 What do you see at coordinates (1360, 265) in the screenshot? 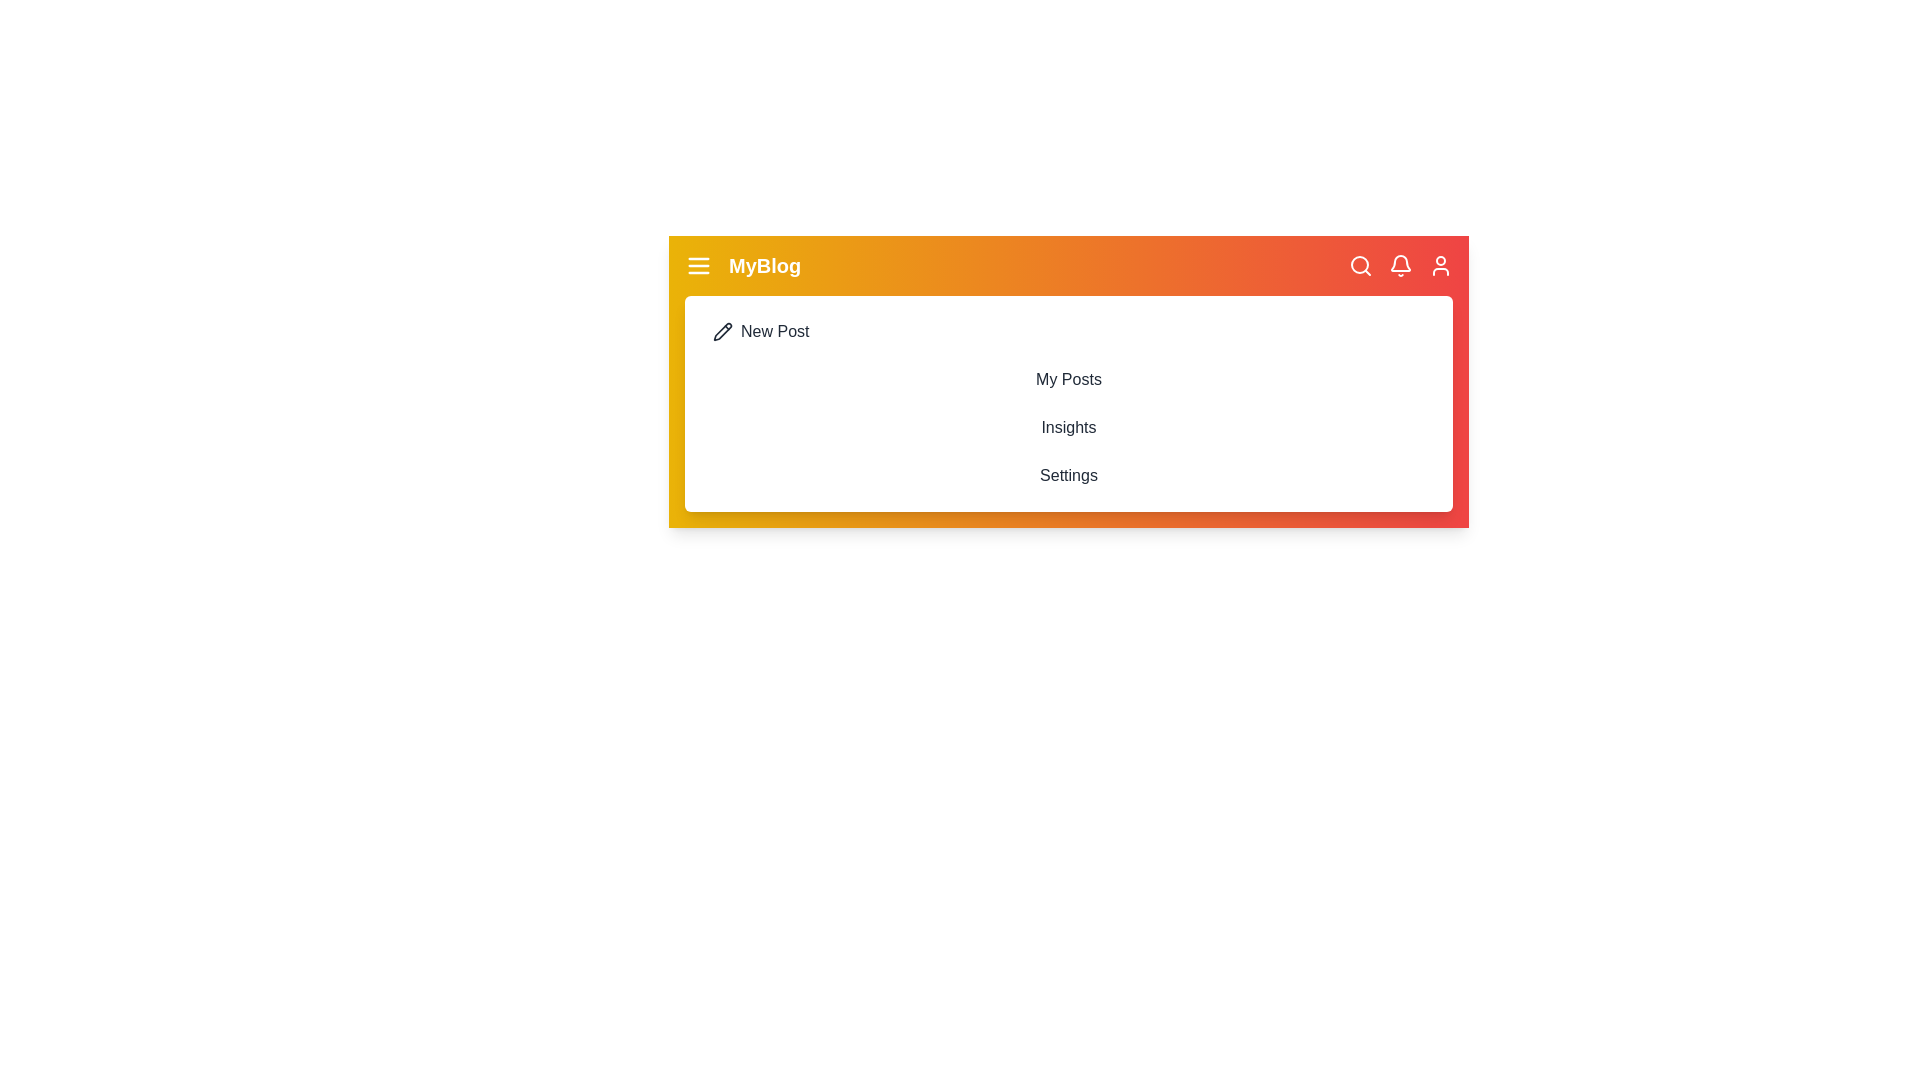
I see `the search icon in the app bar` at bounding box center [1360, 265].